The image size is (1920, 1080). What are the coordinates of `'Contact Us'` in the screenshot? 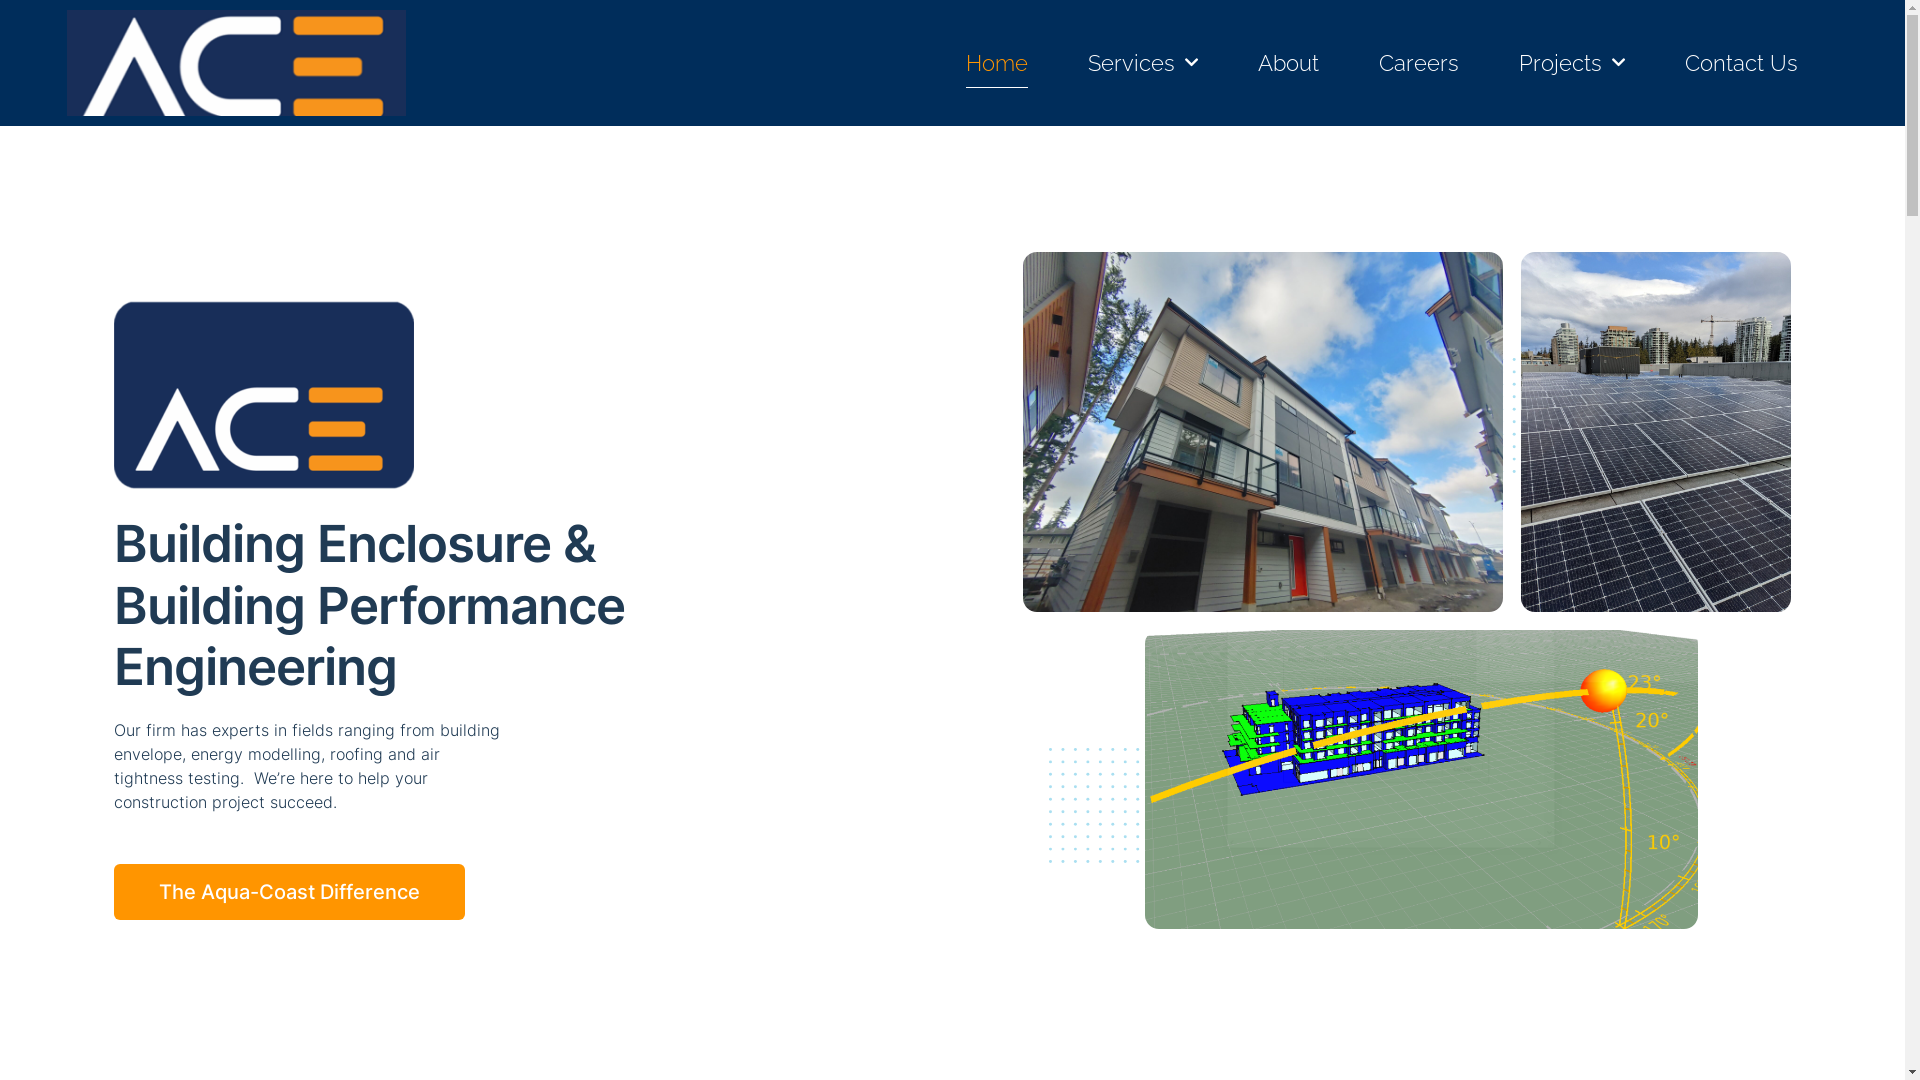 It's located at (1740, 61).